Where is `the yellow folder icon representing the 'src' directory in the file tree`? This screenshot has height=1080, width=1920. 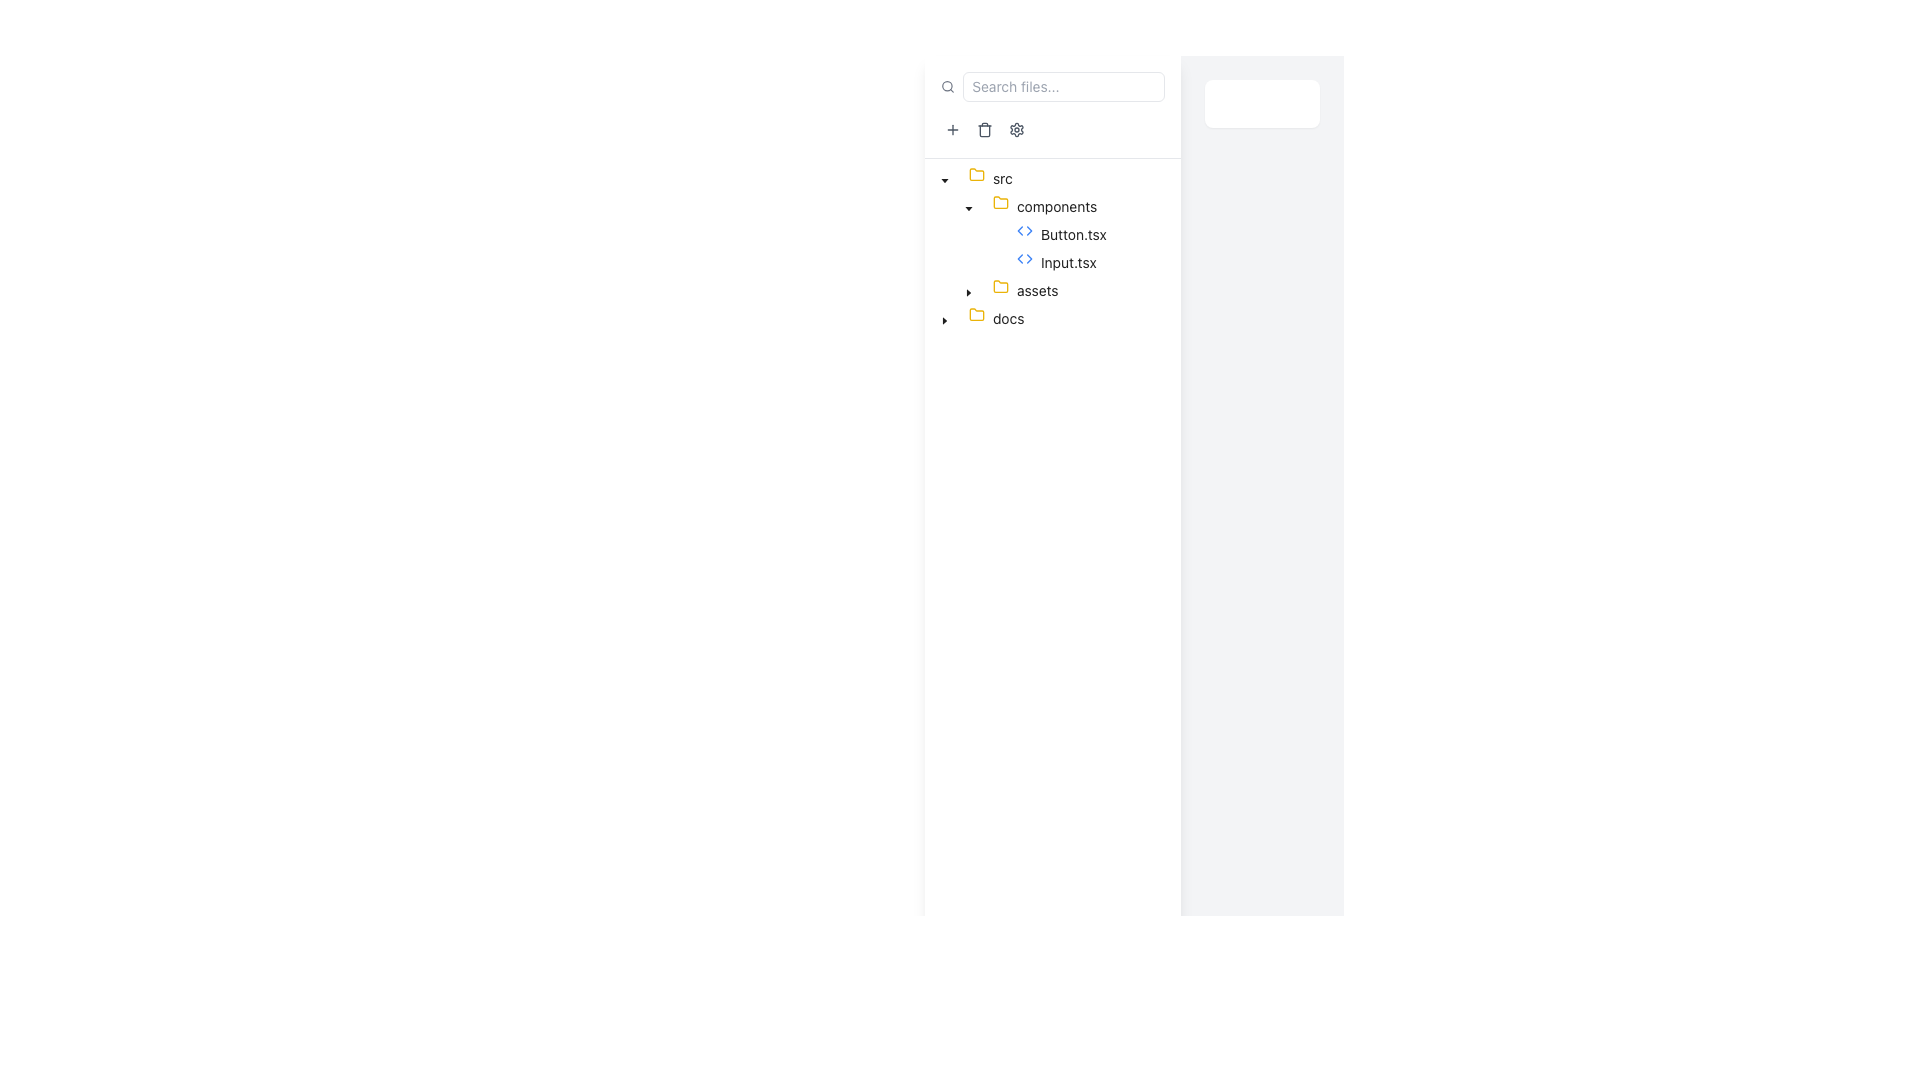 the yellow folder icon representing the 'src' directory in the file tree is located at coordinates (977, 313).